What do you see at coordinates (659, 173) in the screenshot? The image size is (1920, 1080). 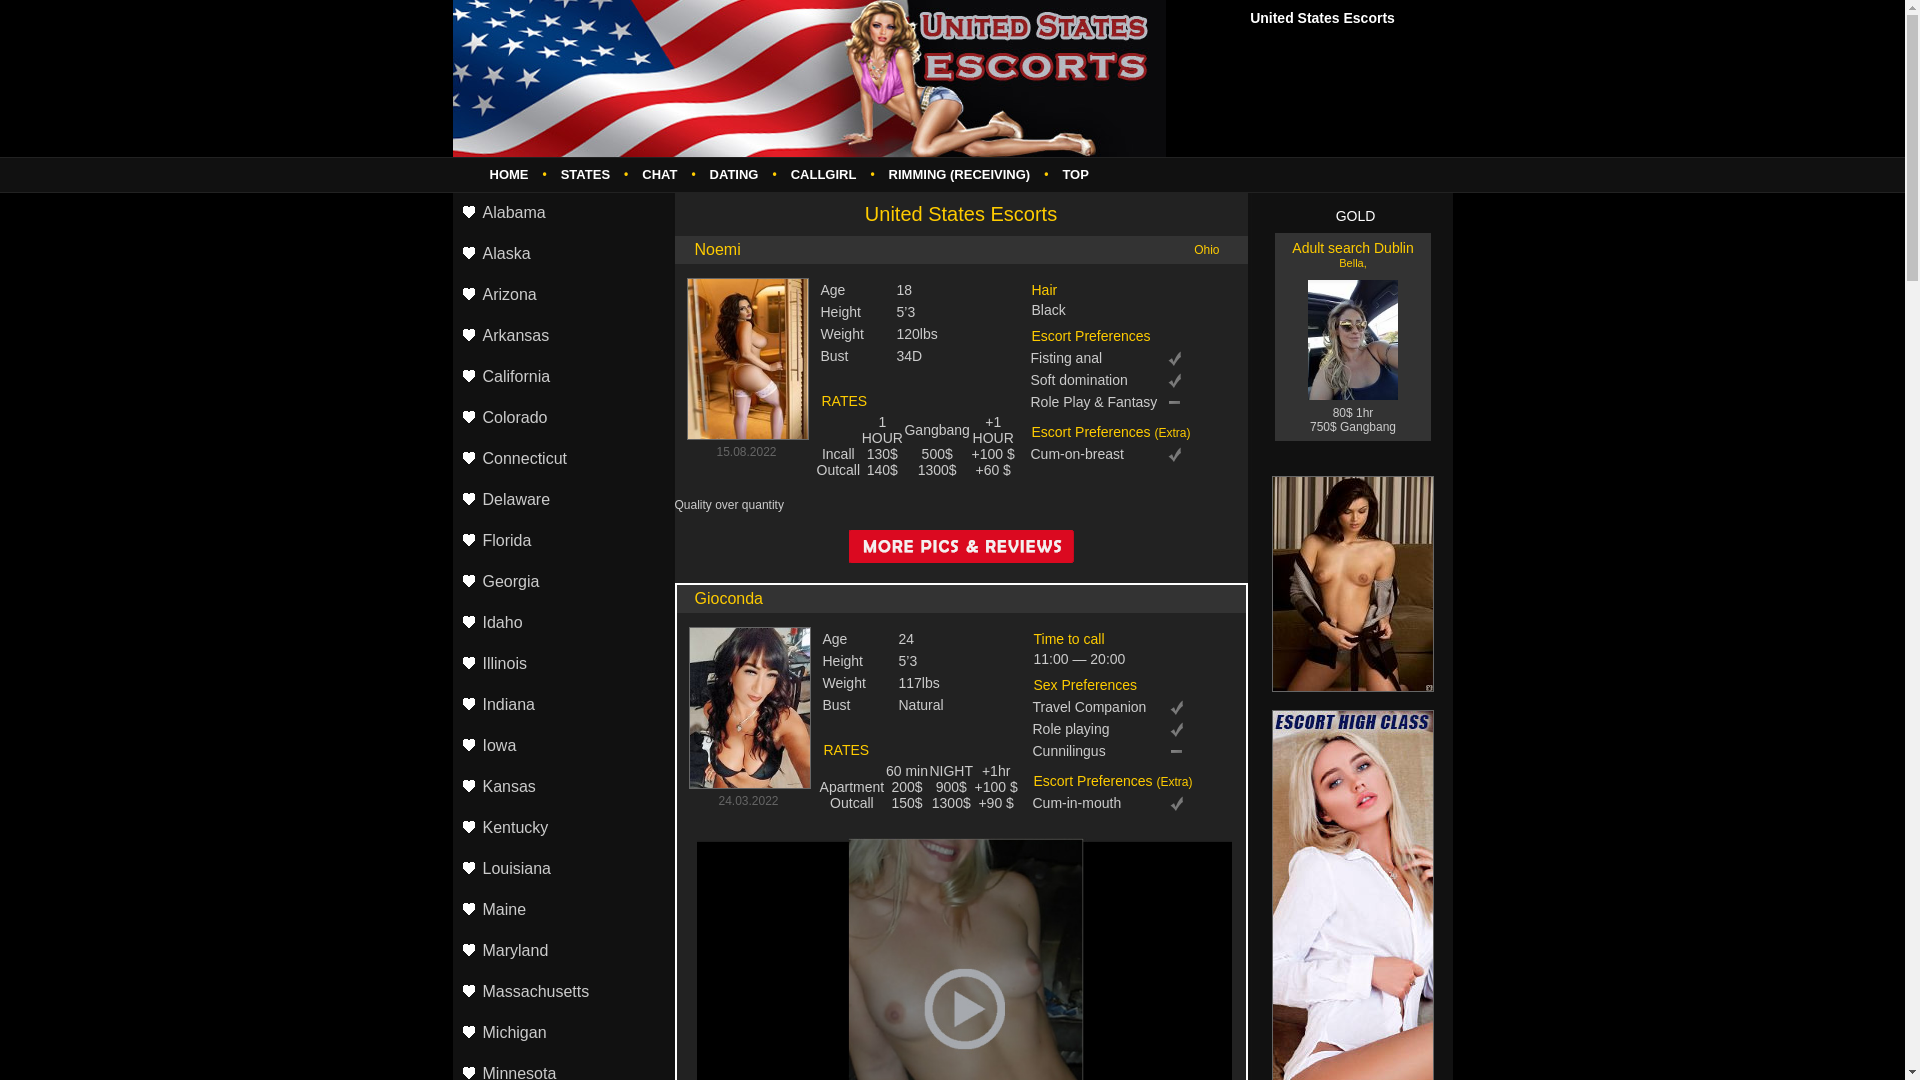 I see `'CHAT'` at bounding box center [659, 173].